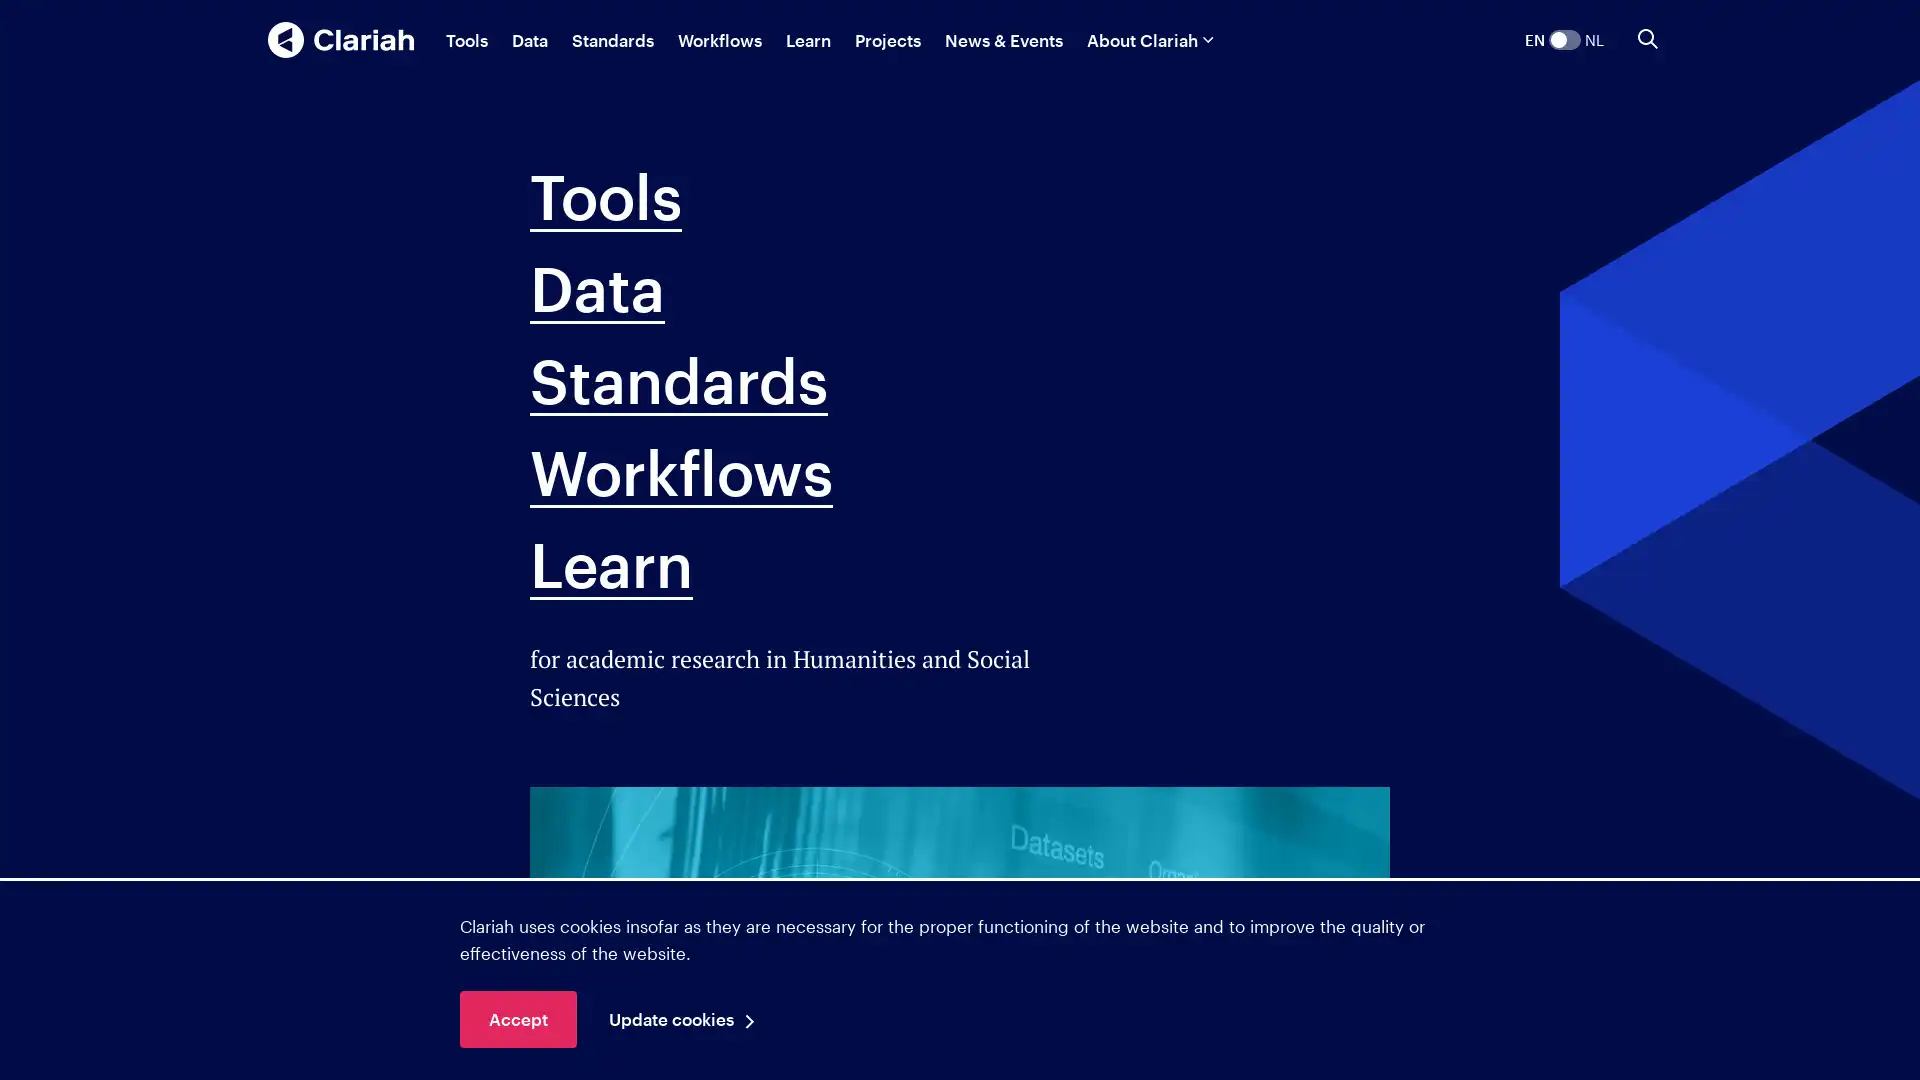 The image size is (1920, 1080). Describe the element at coordinates (687, 1019) in the screenshot. I see `Update cookies` at that location.